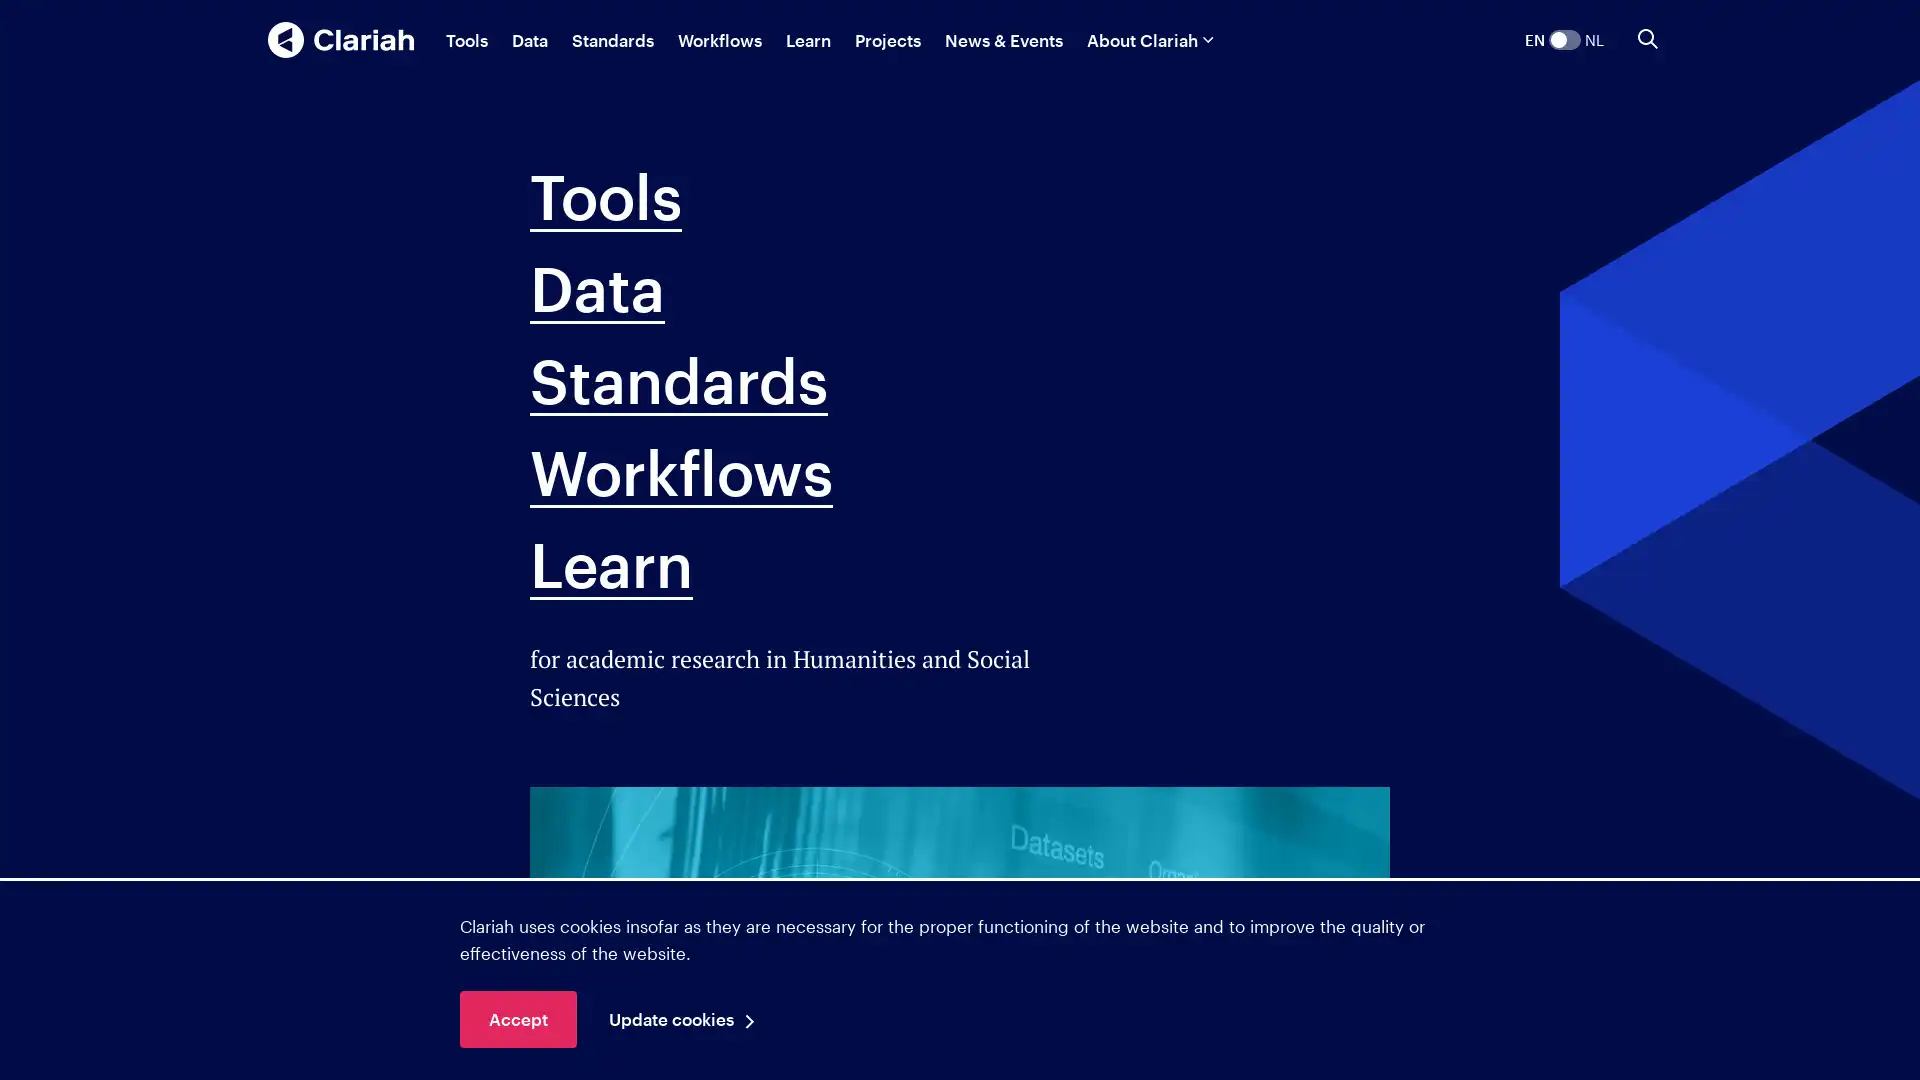 The image size is (1920, 1080). Describe the element at coordinates (687, 1019) in the screenshot. I see `Update cookies` at that location.